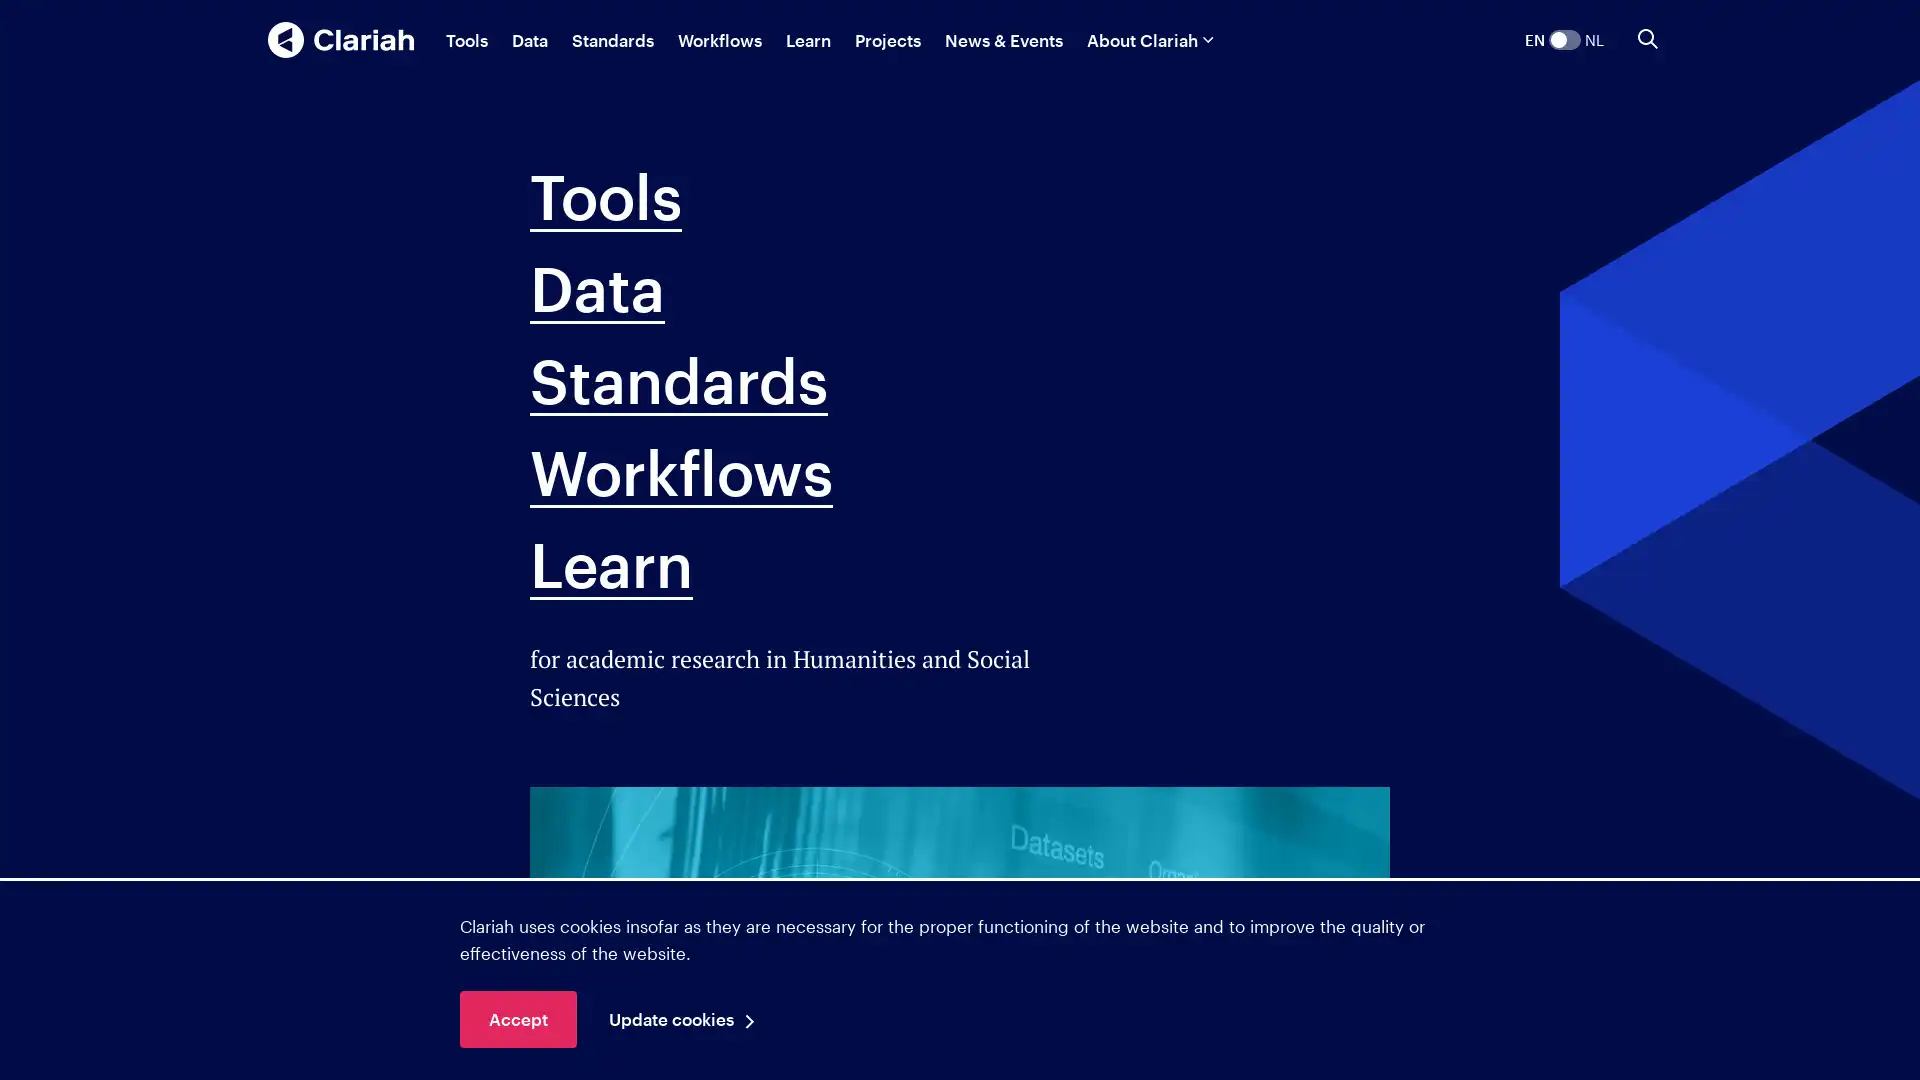 The image size is (1920, 1080). Describe the element at coordinates (687, 1019) in the screenshot. I see `Update cookies` at that location.